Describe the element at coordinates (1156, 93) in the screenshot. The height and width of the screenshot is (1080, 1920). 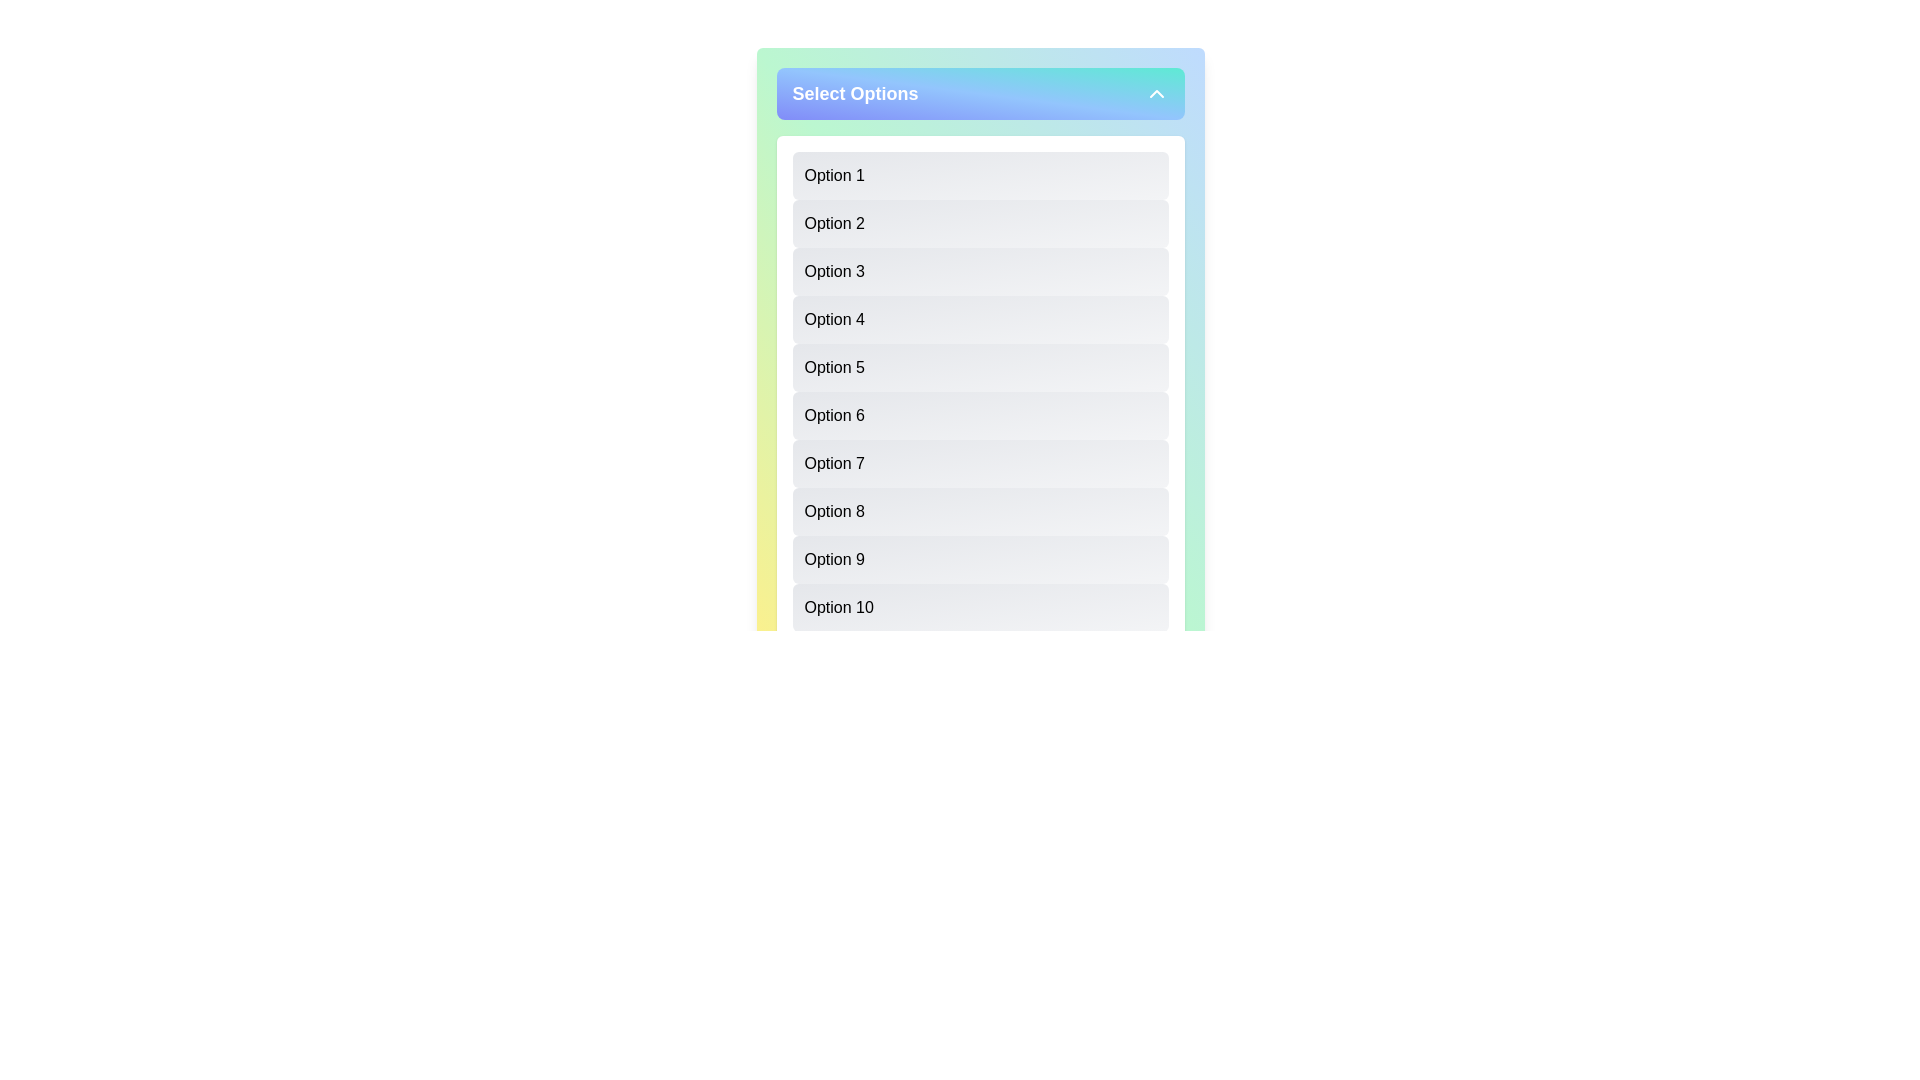
I see `the center of the upward-facing chevron arrow icon located in the 'Select Options' header area` at that location.